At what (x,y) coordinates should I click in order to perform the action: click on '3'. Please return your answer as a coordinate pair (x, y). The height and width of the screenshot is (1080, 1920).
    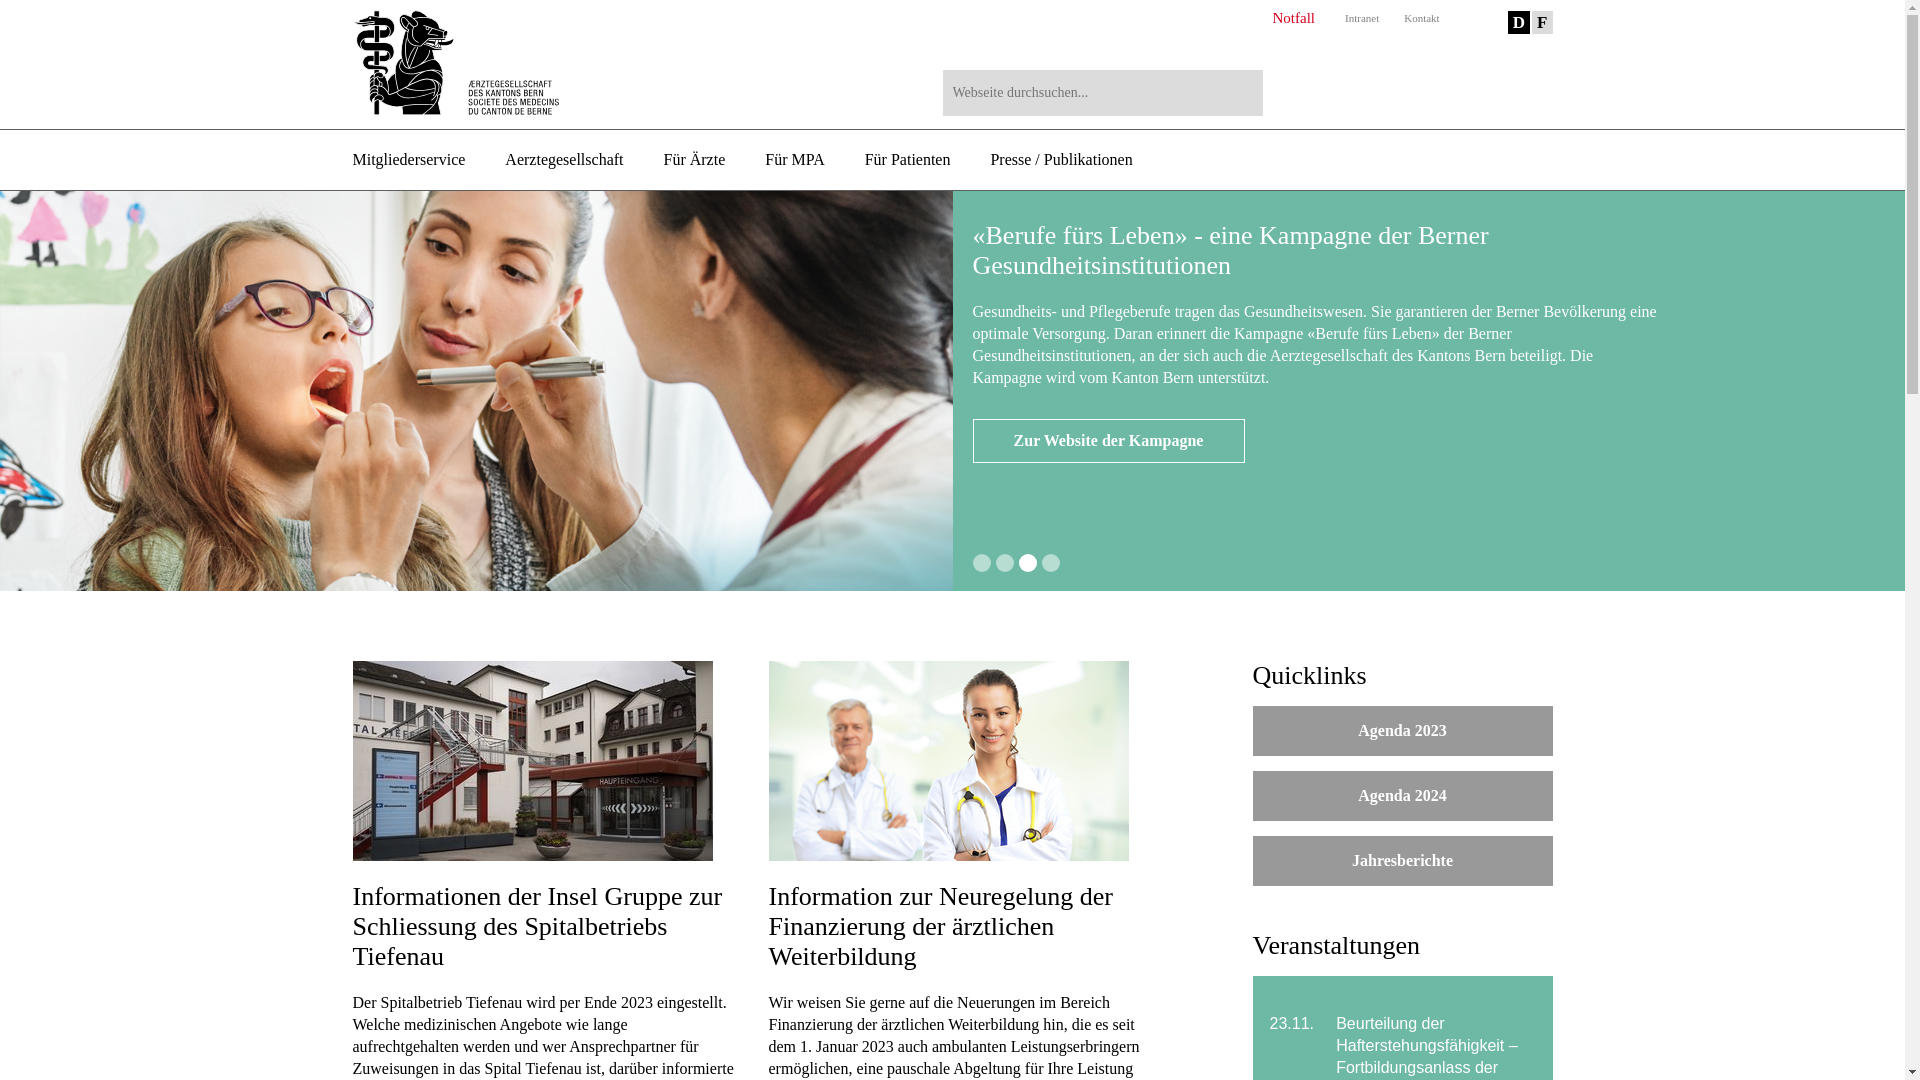
    Looking at the image, I should click on (1027, 563).